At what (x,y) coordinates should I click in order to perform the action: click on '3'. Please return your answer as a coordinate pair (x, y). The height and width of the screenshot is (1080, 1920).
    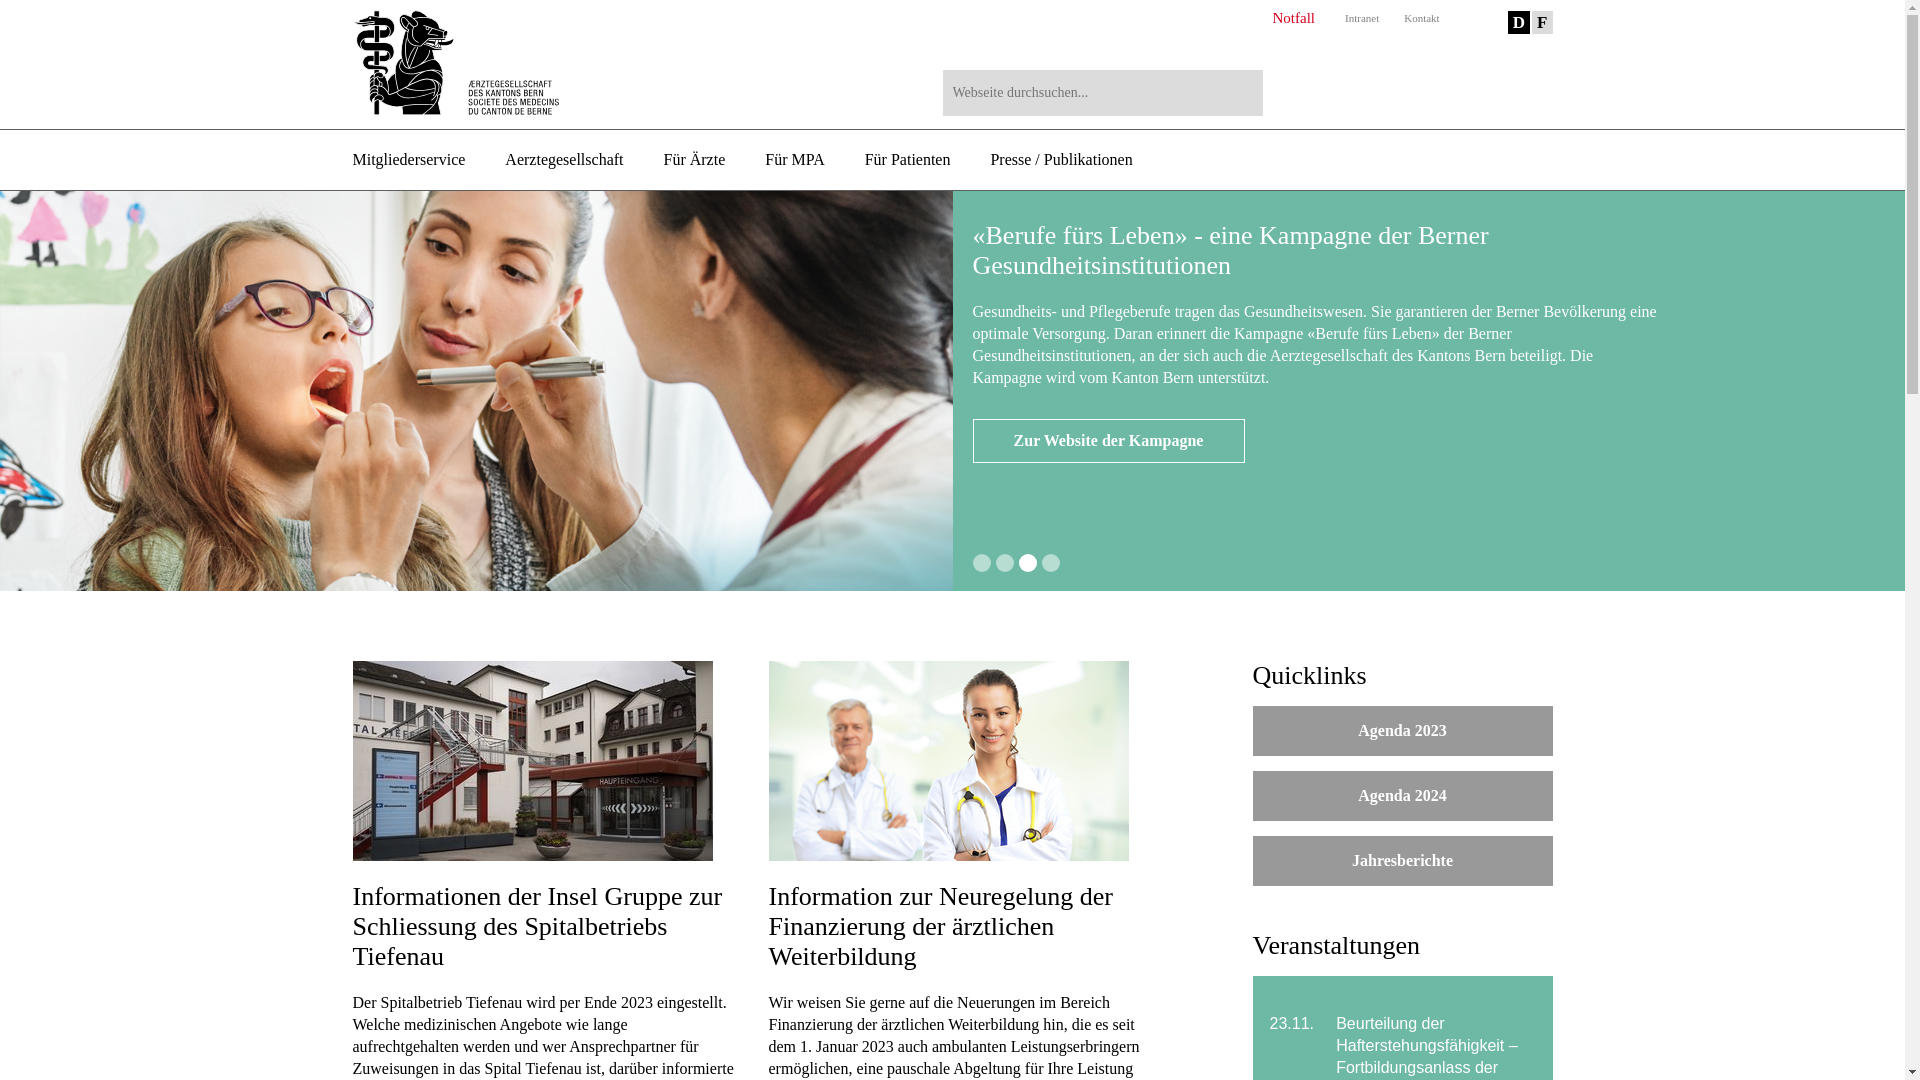
    Looking at the image, I should click on (1027, 563).